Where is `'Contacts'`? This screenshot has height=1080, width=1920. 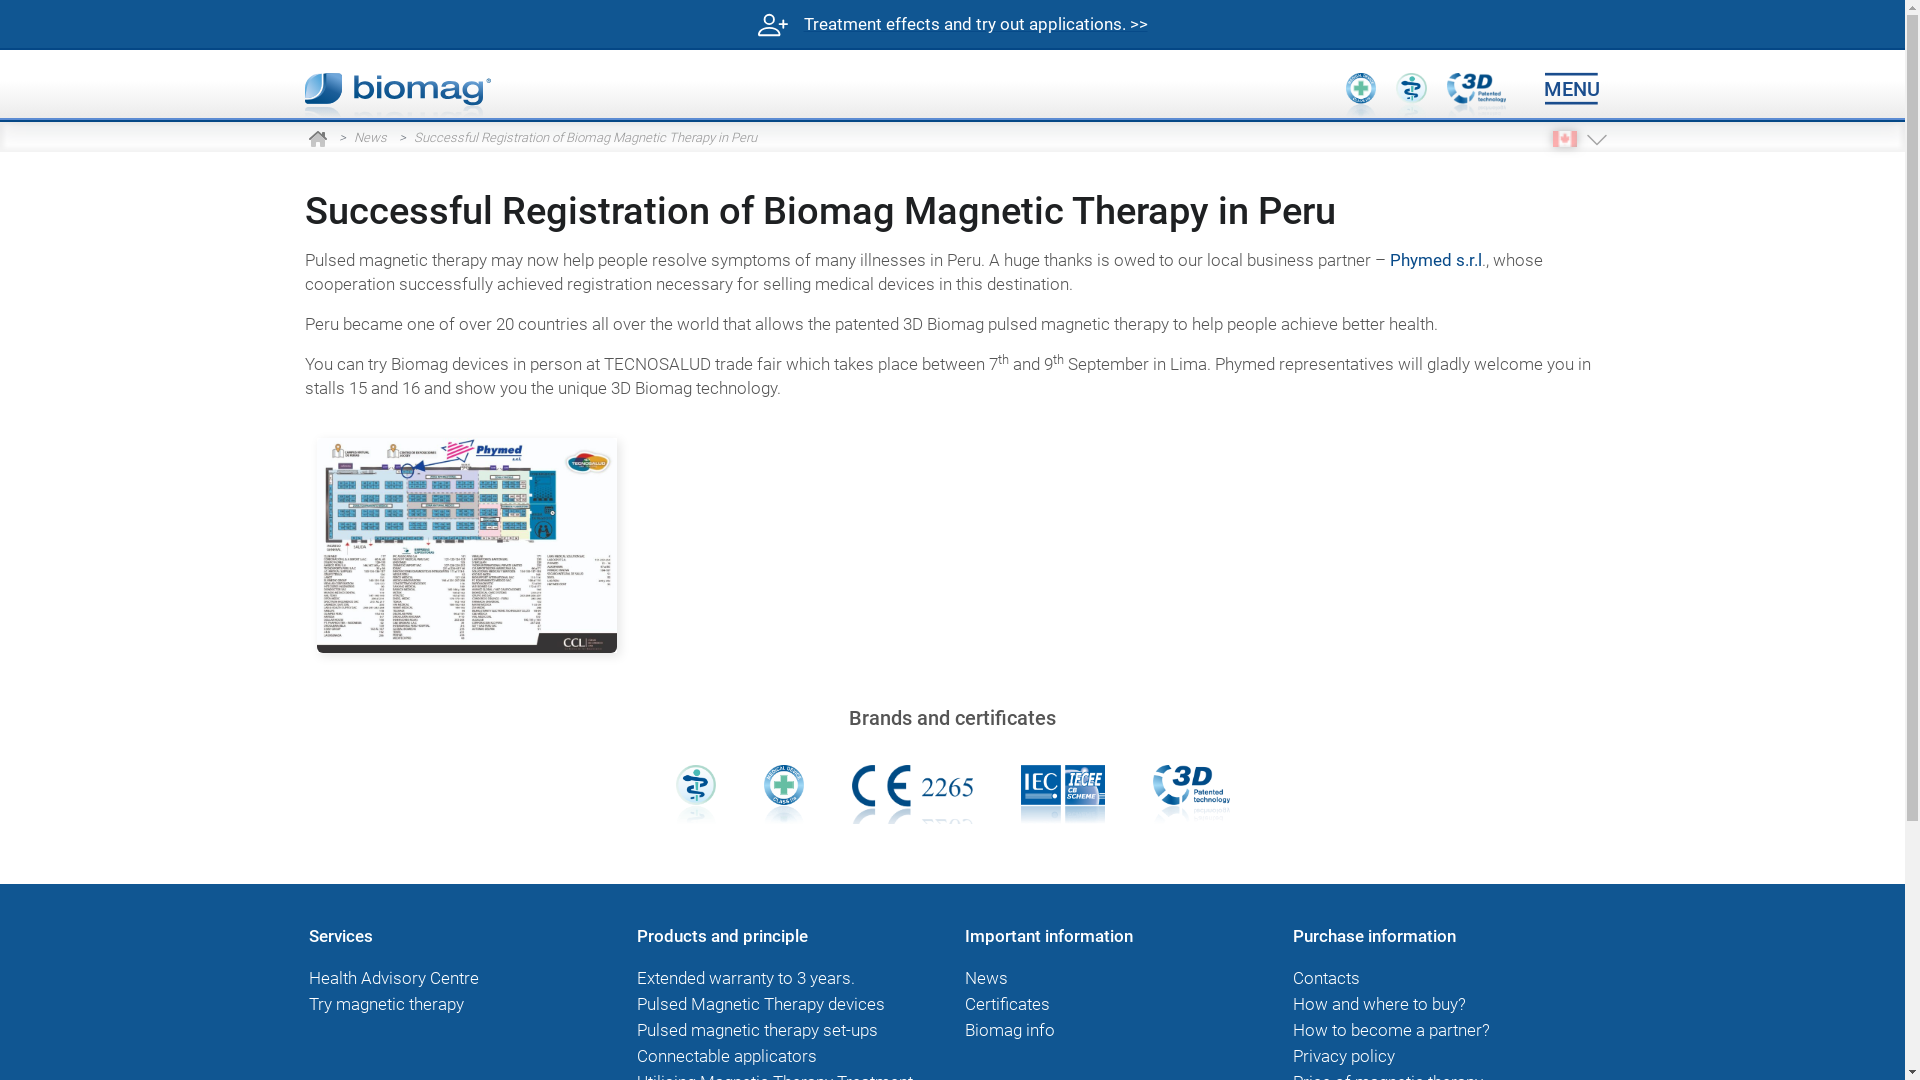 'Contacts' is located at coordinates (1325, 977).